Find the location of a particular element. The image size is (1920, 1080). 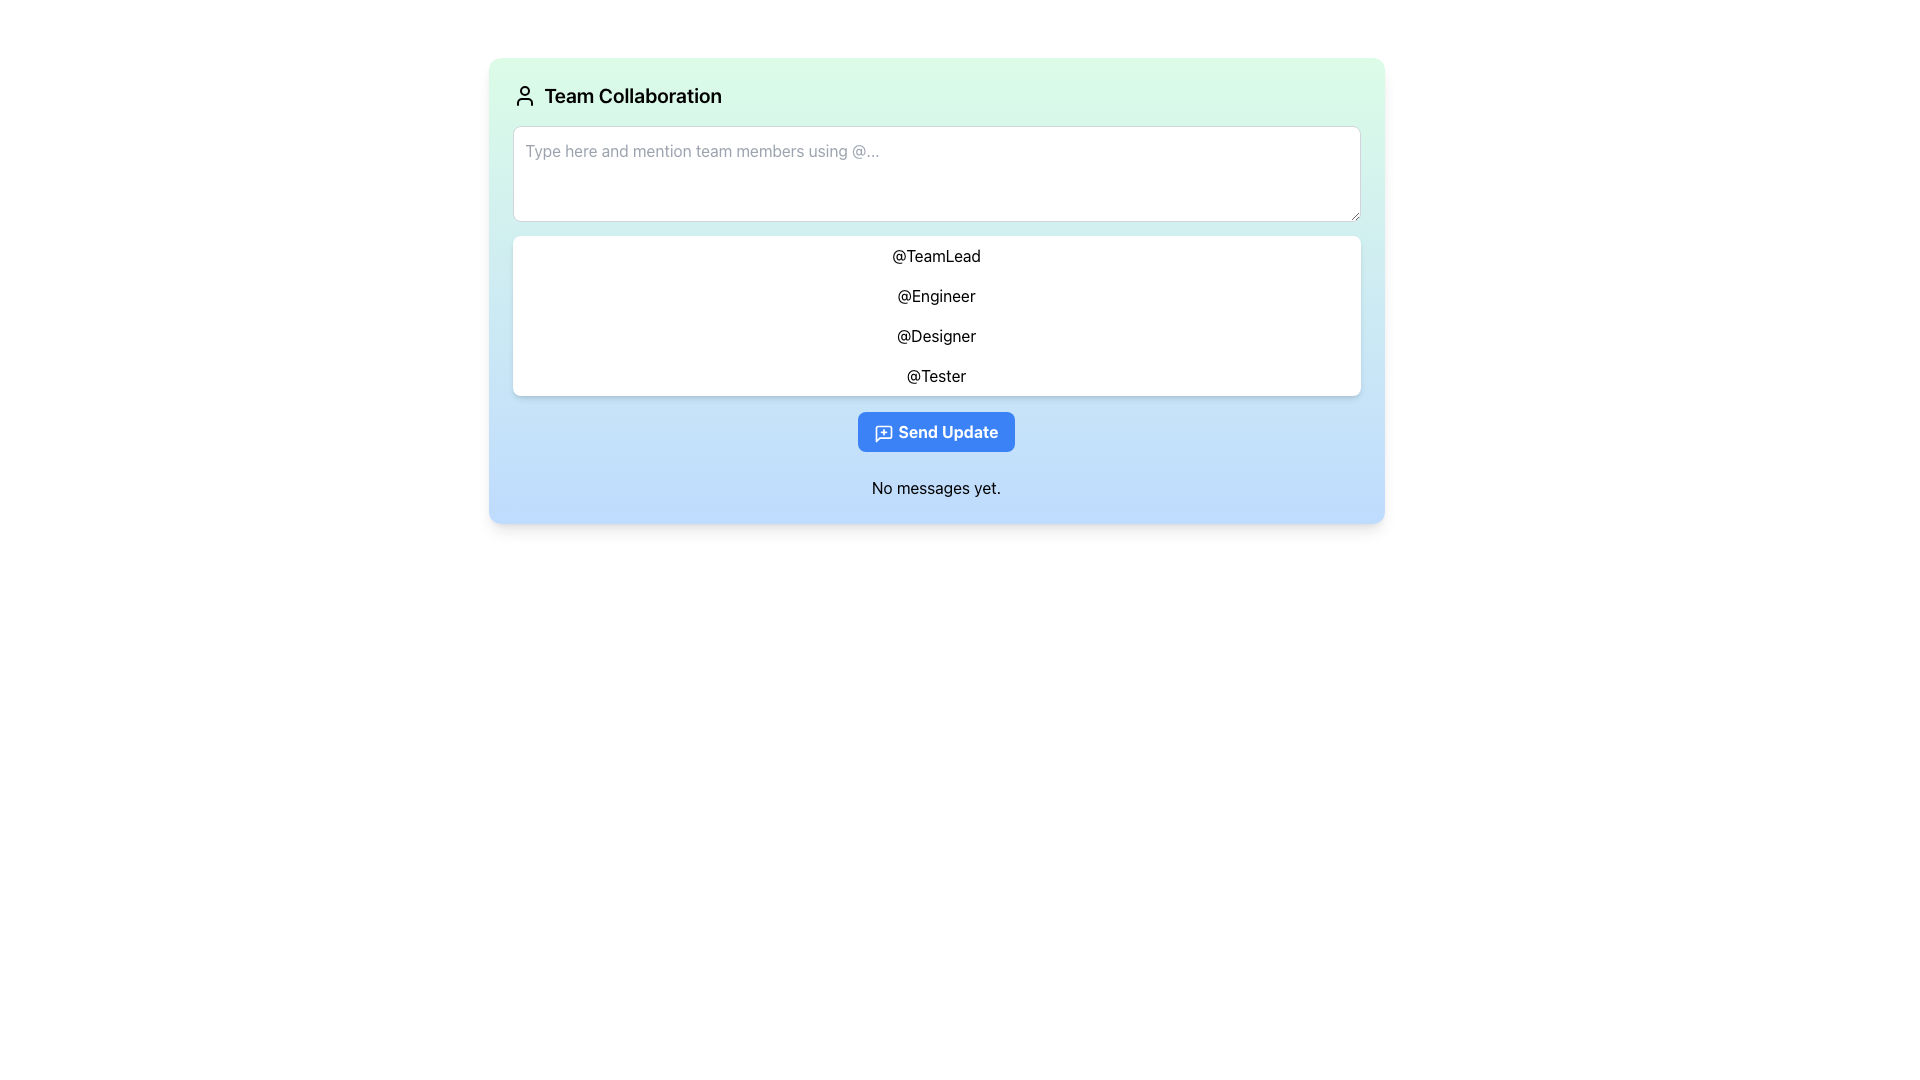

the icon within the 'Send Update' button, located to the left of the text label 'Send Update' is located at coordinates (883, 432).